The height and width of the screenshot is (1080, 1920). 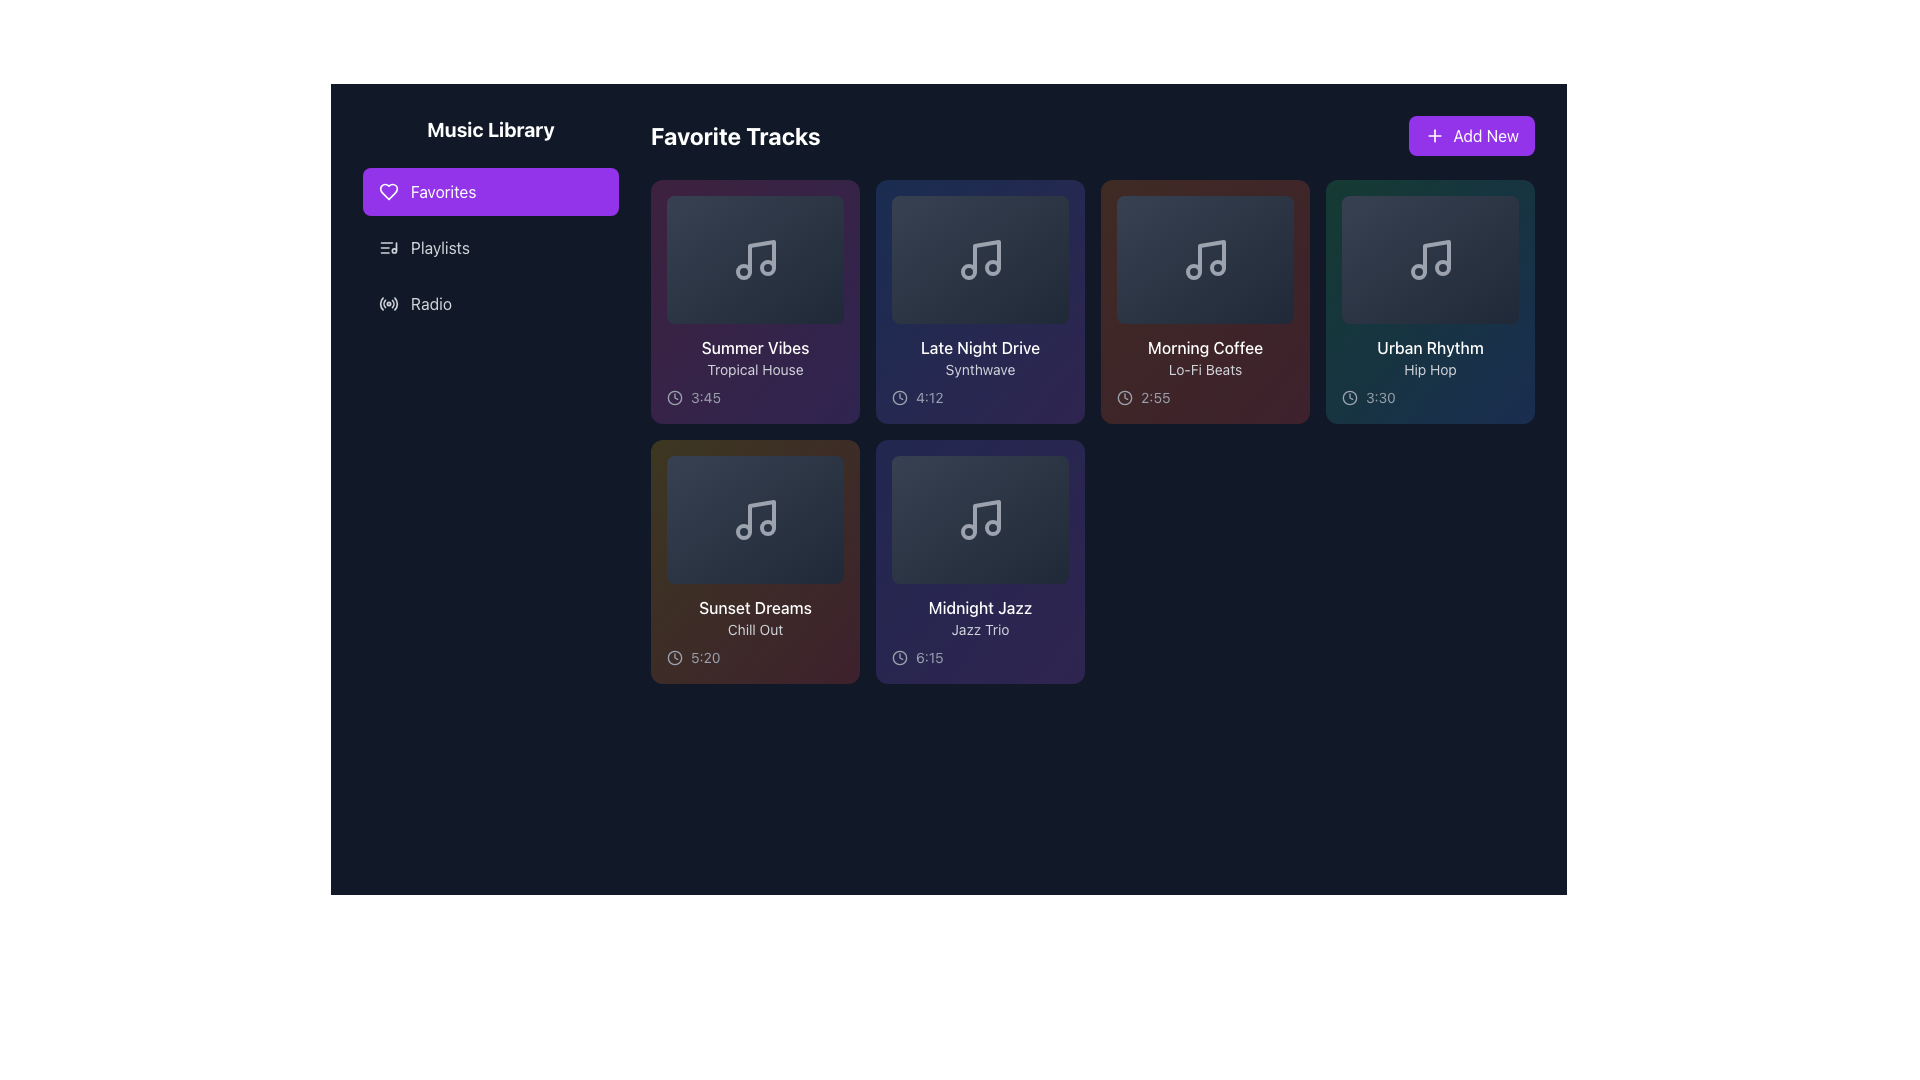 What do you see at coordinates (439, 246) in the screenshot?
I see `the 'Playlists' text label in the sidebar navigation list` at bounding box center [439, 246].